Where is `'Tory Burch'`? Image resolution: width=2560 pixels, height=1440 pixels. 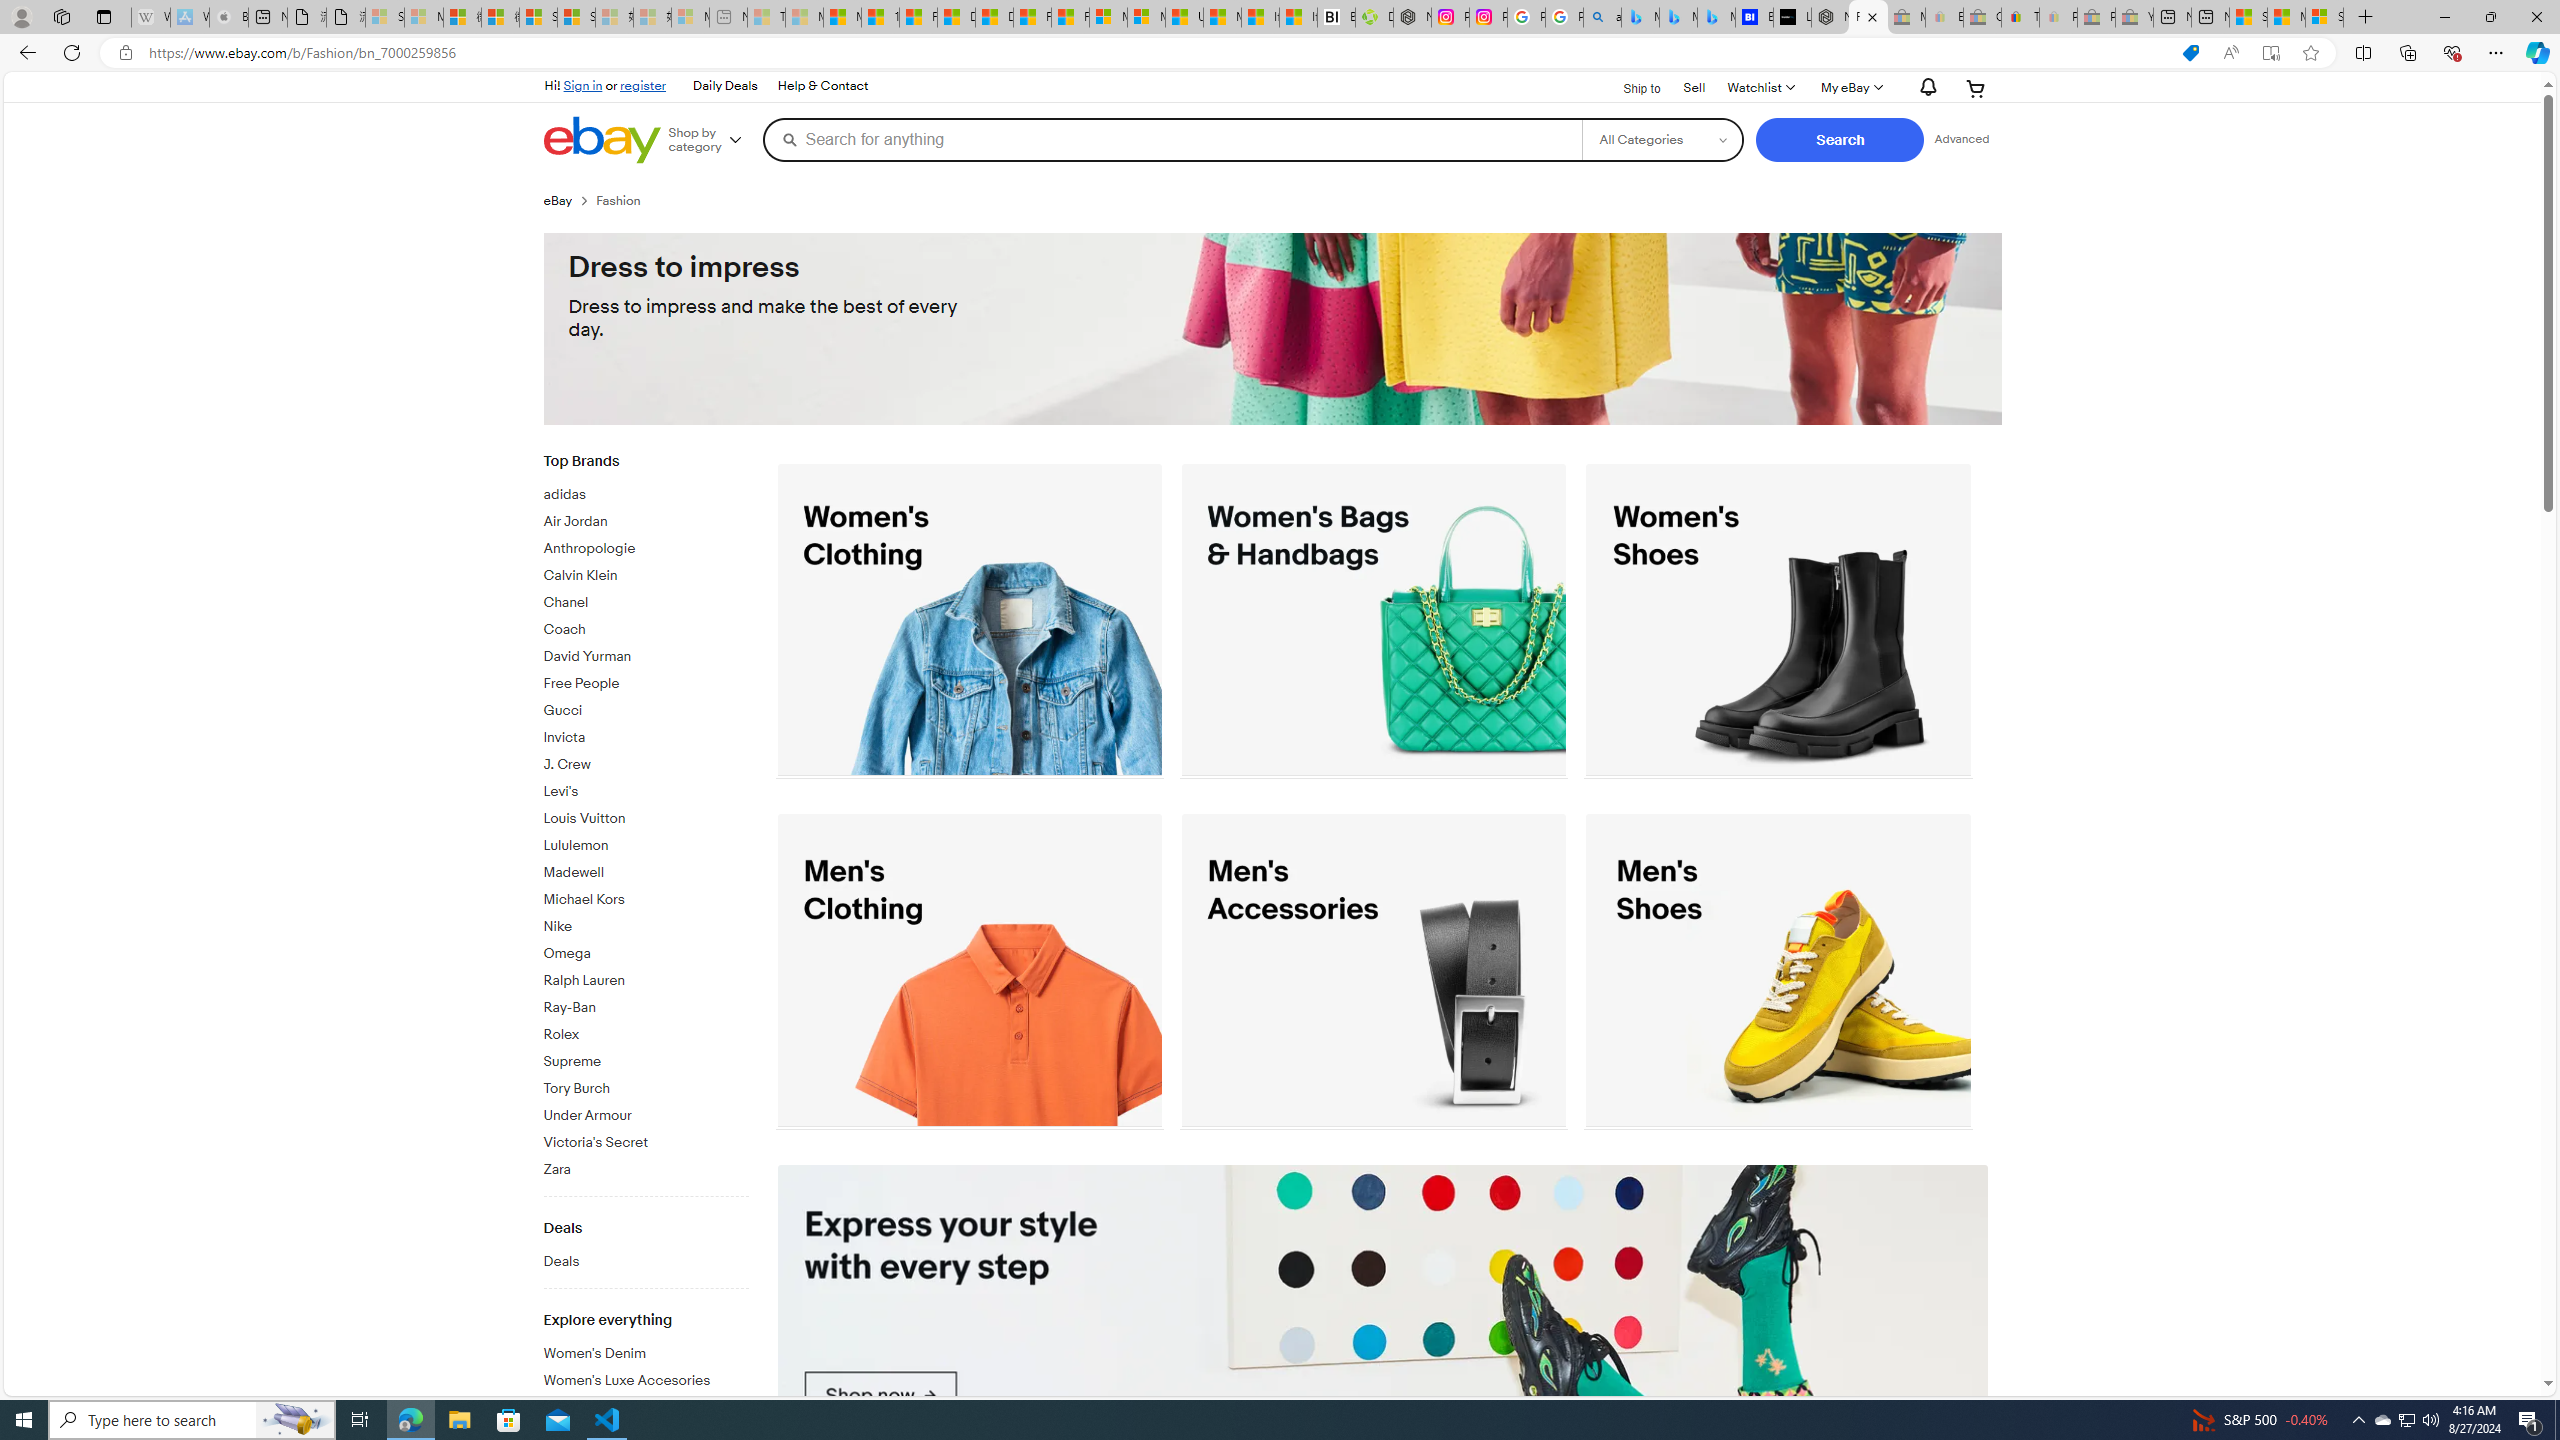 'Tory Burch' is located at coordinates (645, 1088).